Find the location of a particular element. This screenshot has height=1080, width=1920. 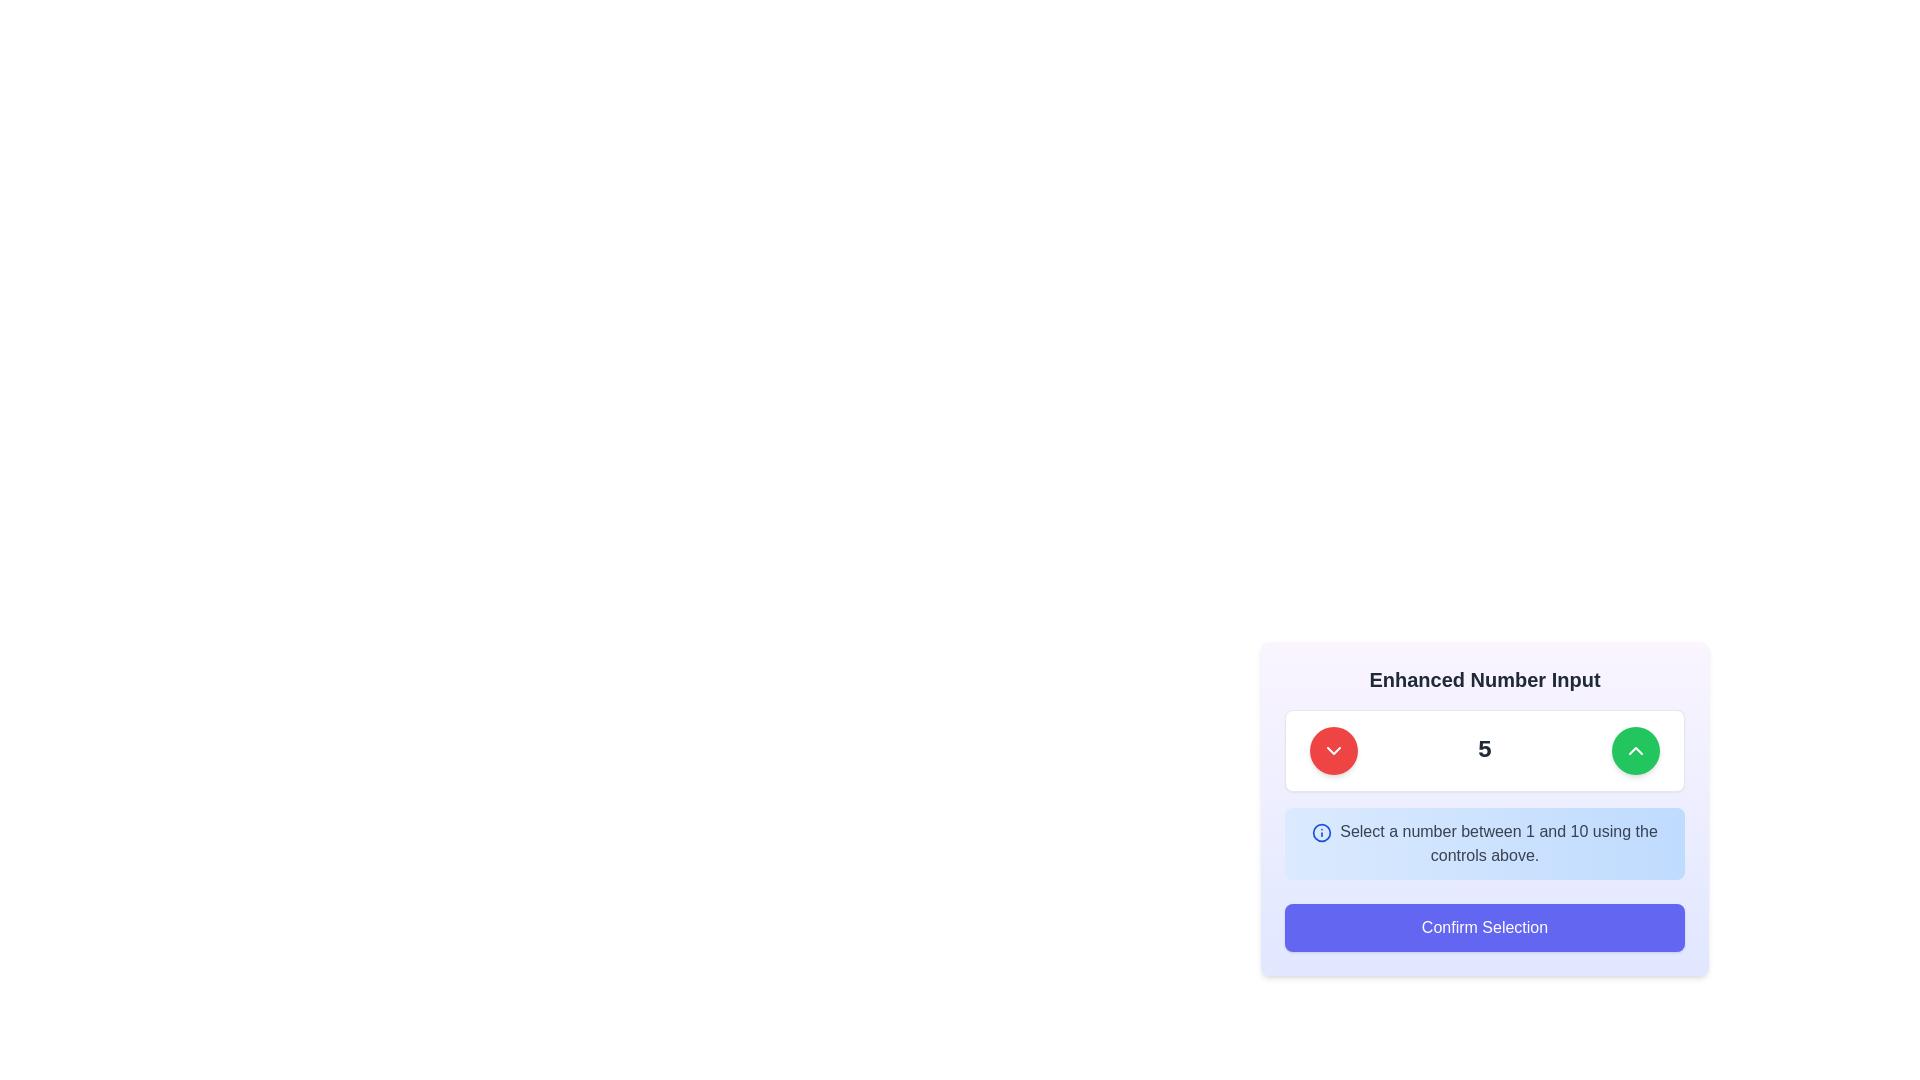

the Text display that shows the current value or selected number in the number input control, which is centrally positioned within a rectangular white box with rounded corners, flanked by a red button on the left and a green button on the right is located at coordinates (1484, 751).